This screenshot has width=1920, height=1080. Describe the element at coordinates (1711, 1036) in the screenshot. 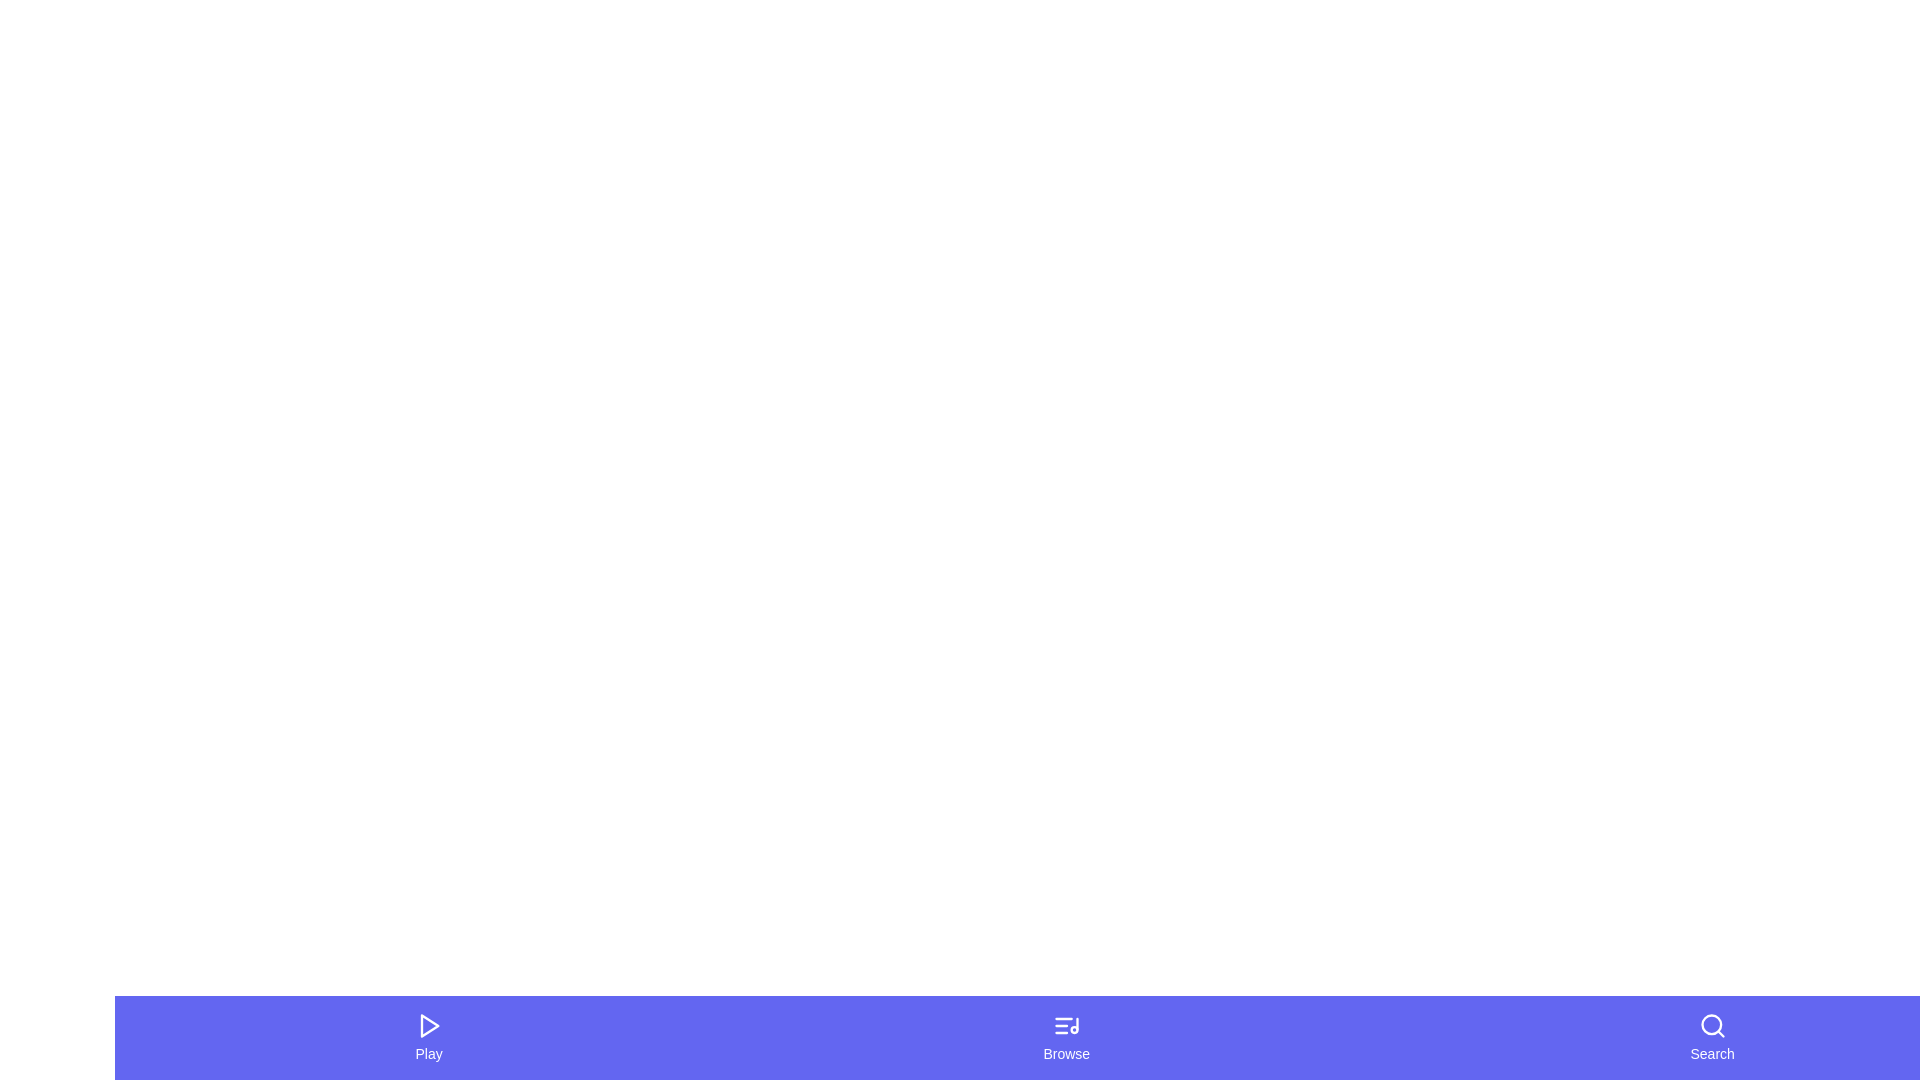

I see `the Search tab in the bottom navigation bar` at that location.